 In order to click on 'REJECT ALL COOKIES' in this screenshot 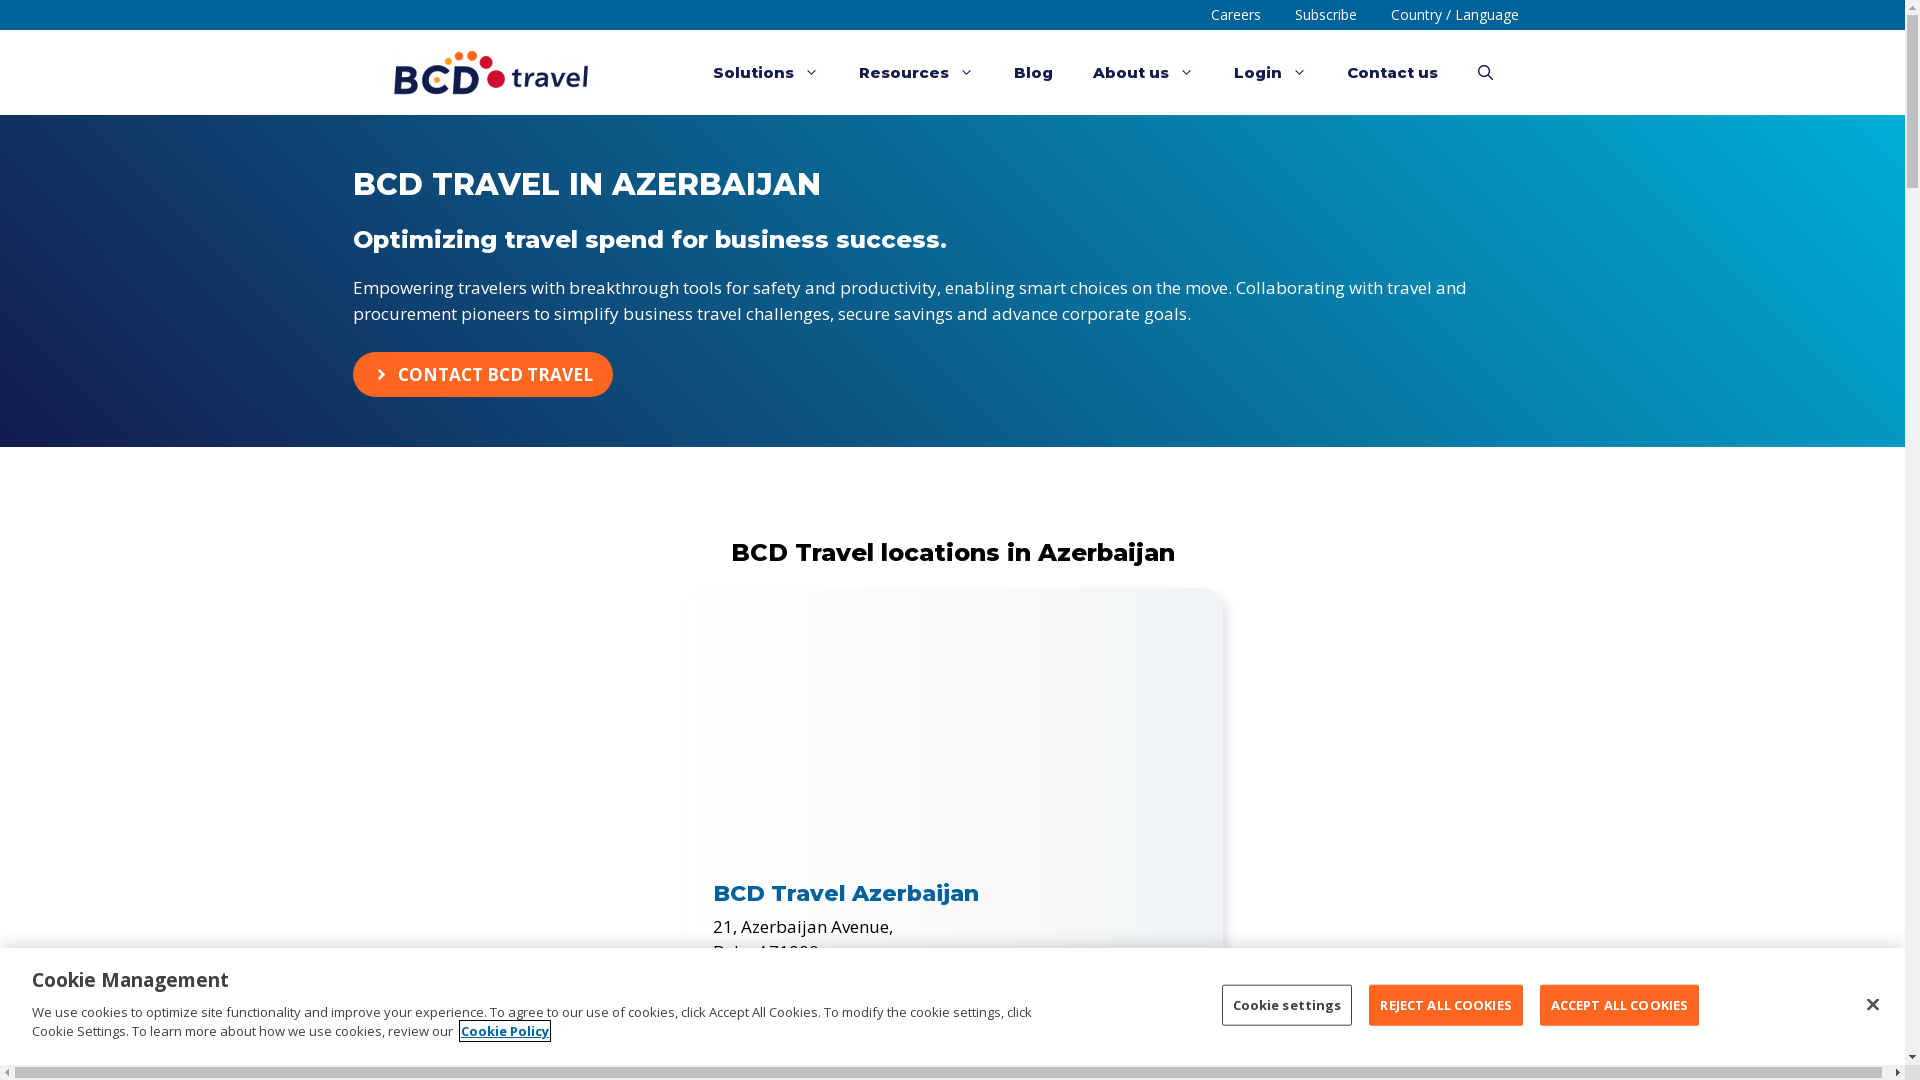, I will do `click(1445, 1005)`.